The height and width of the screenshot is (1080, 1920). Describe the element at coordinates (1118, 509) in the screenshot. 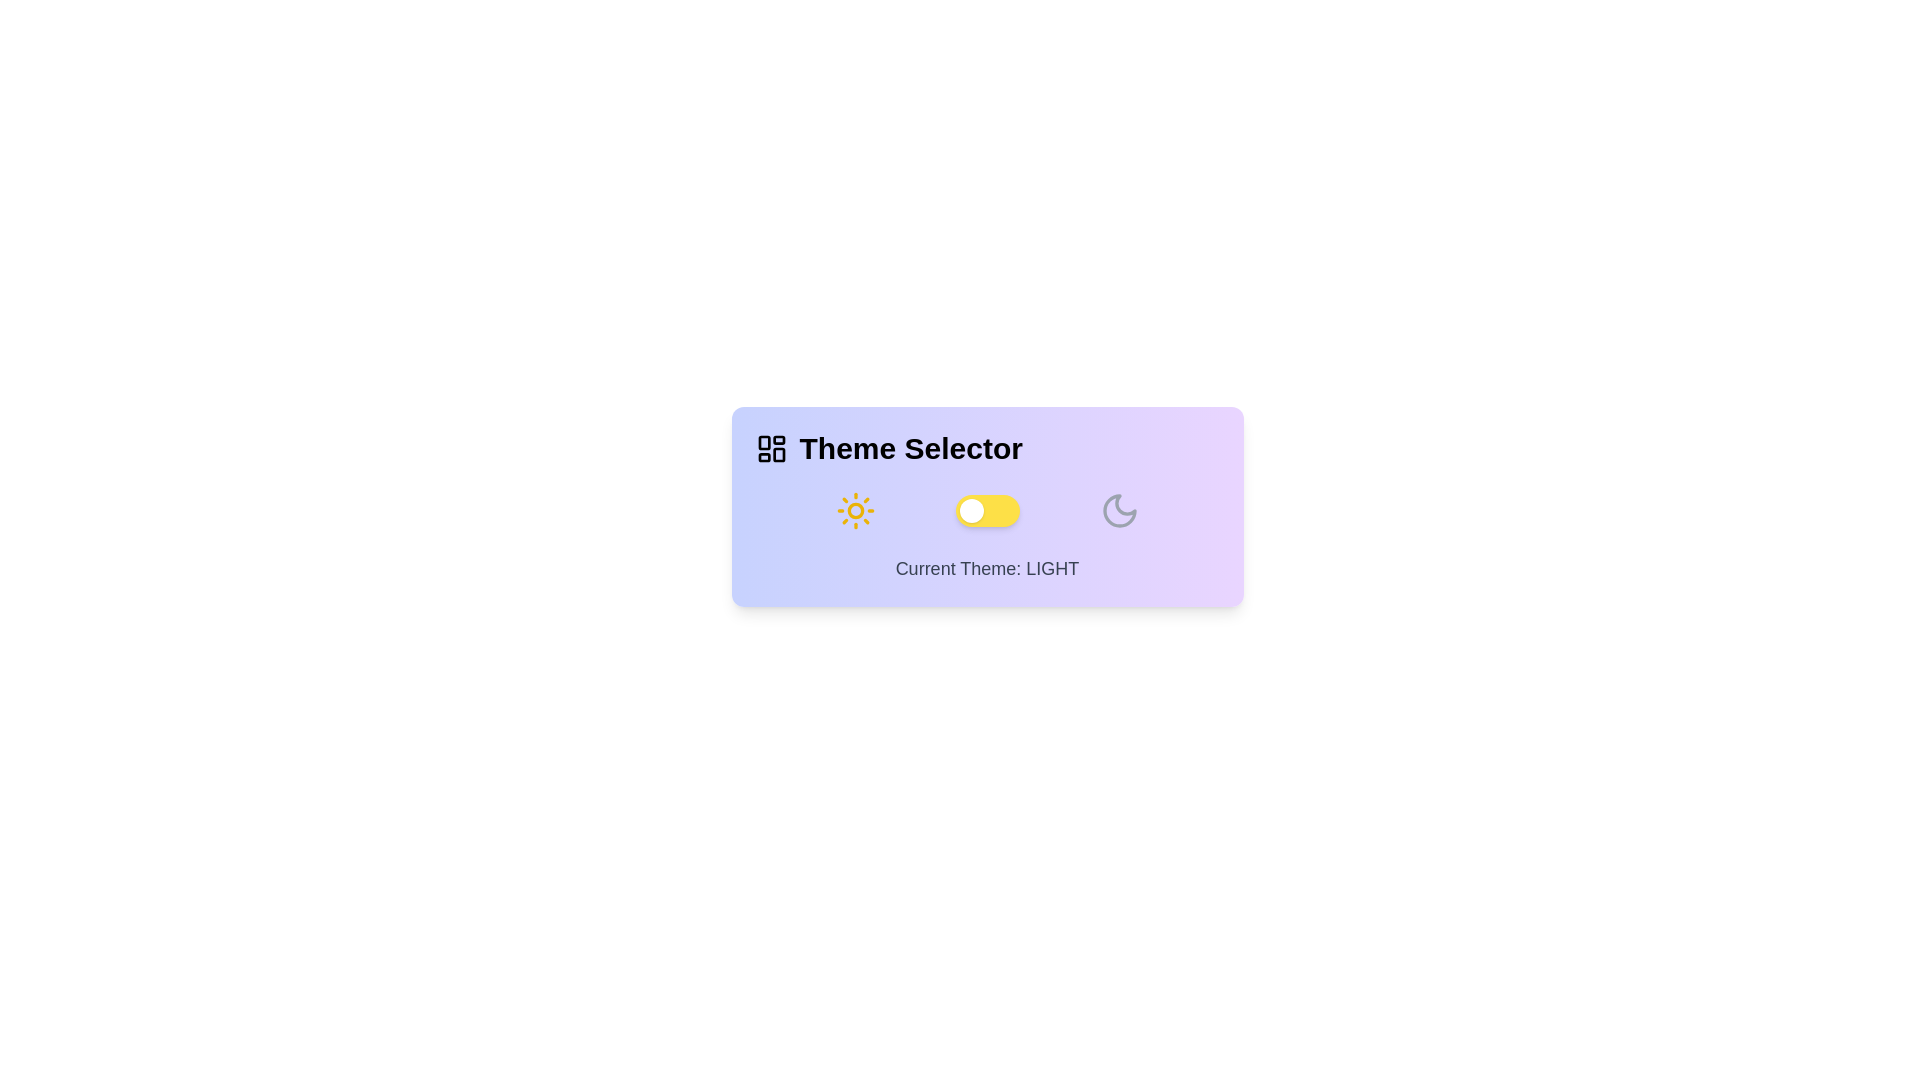

I see `the Moon icon to toggle the theme to dark mode` at that location.